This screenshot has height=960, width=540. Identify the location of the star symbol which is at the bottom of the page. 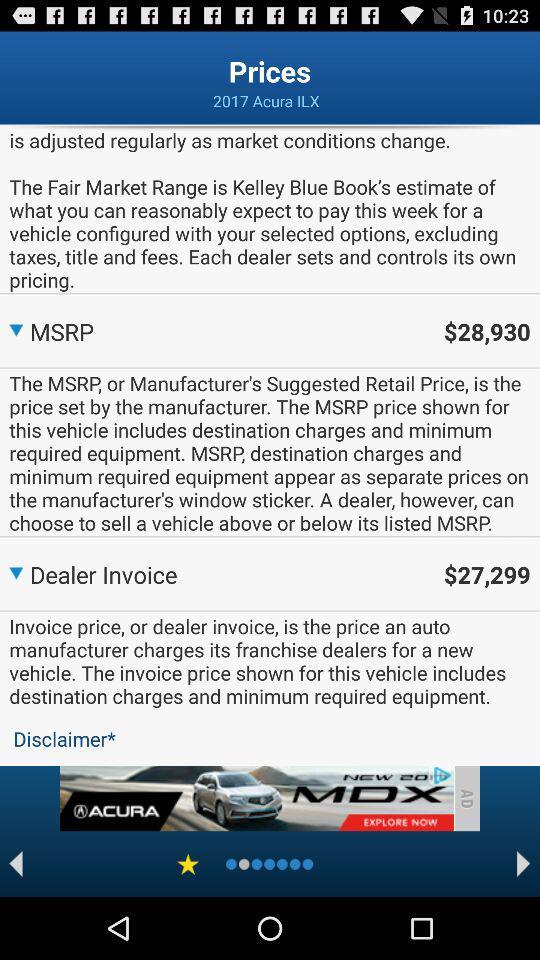
(187, 863).